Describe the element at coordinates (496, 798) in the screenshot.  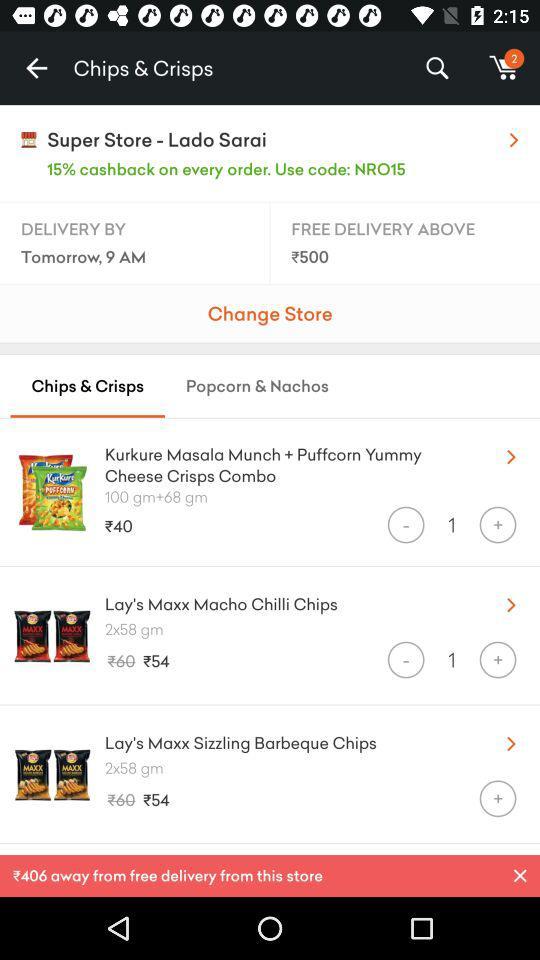
I see `the + icon` at that location.